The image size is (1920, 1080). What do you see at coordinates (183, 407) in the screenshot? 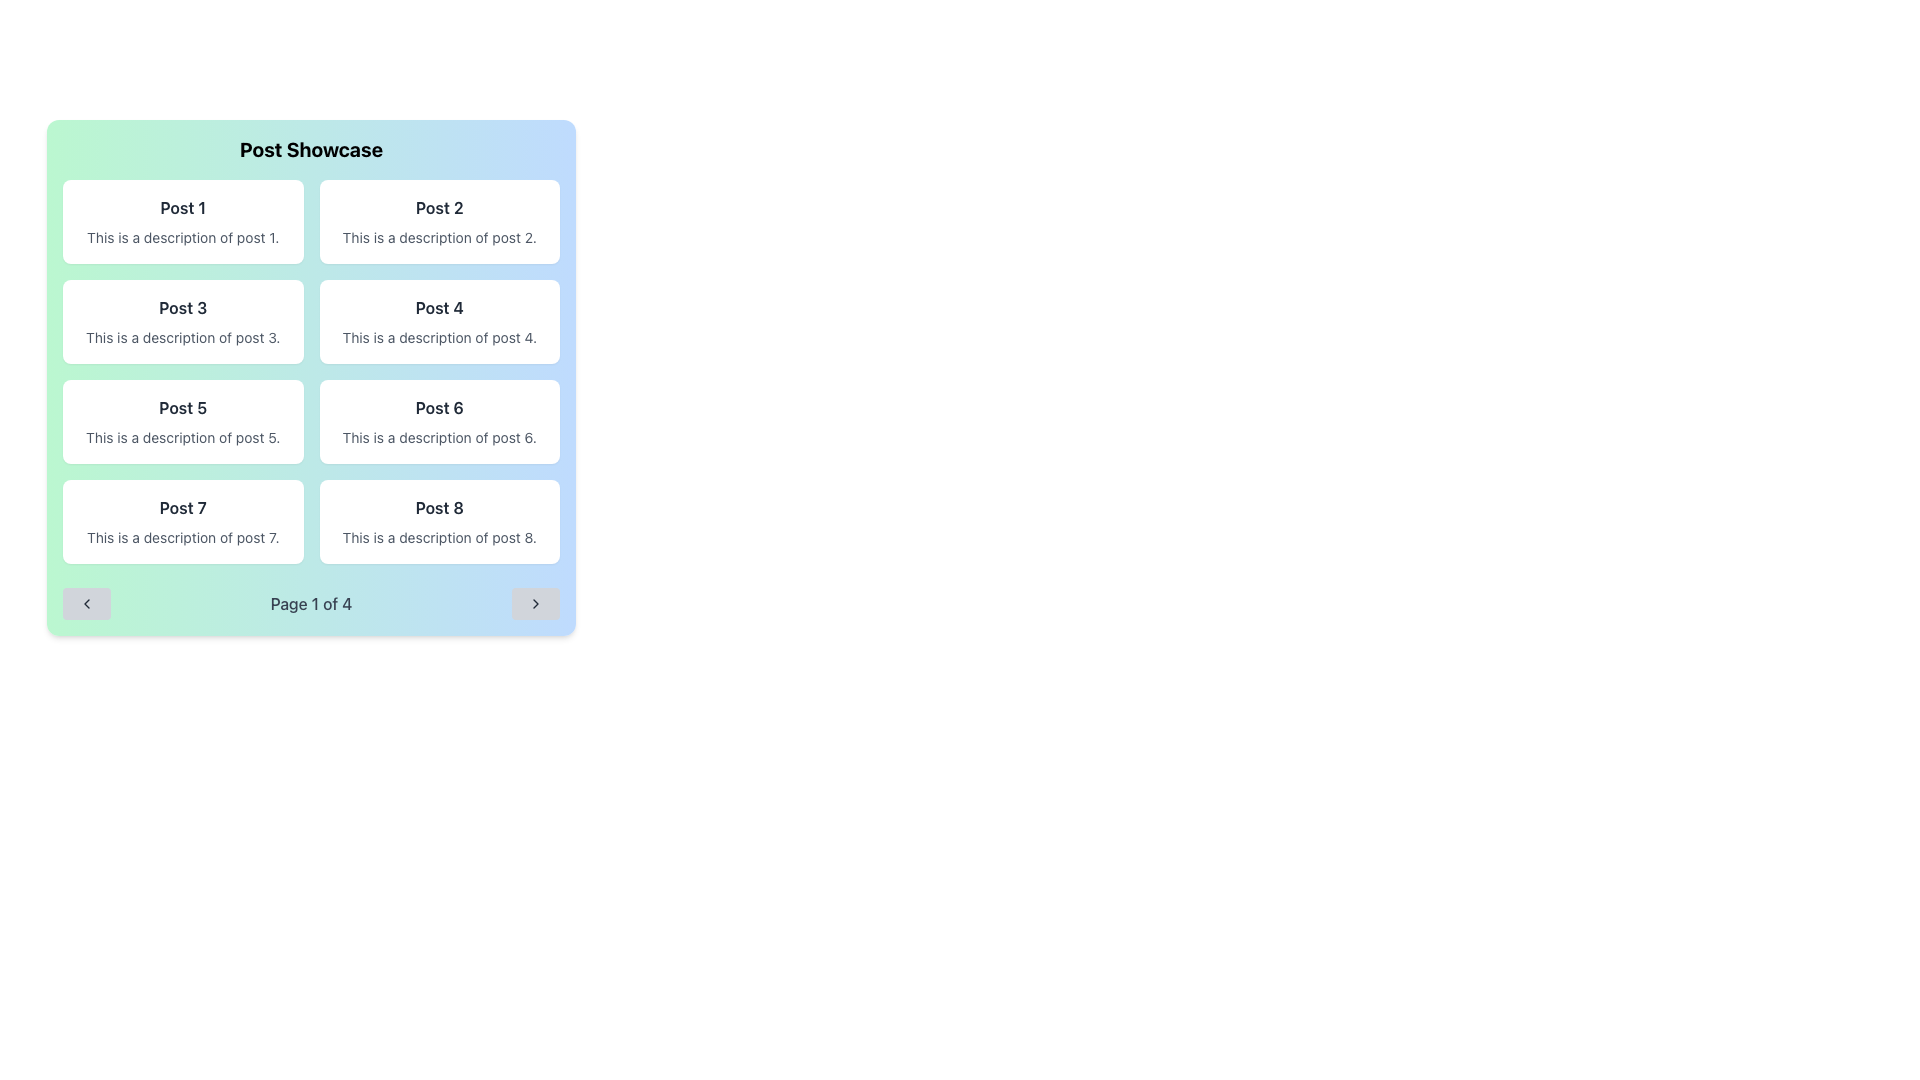
I see `the Text Label which serves as the title for the post content, located in the central row of a grid layout in the second column` at bounding box center [183, 407].